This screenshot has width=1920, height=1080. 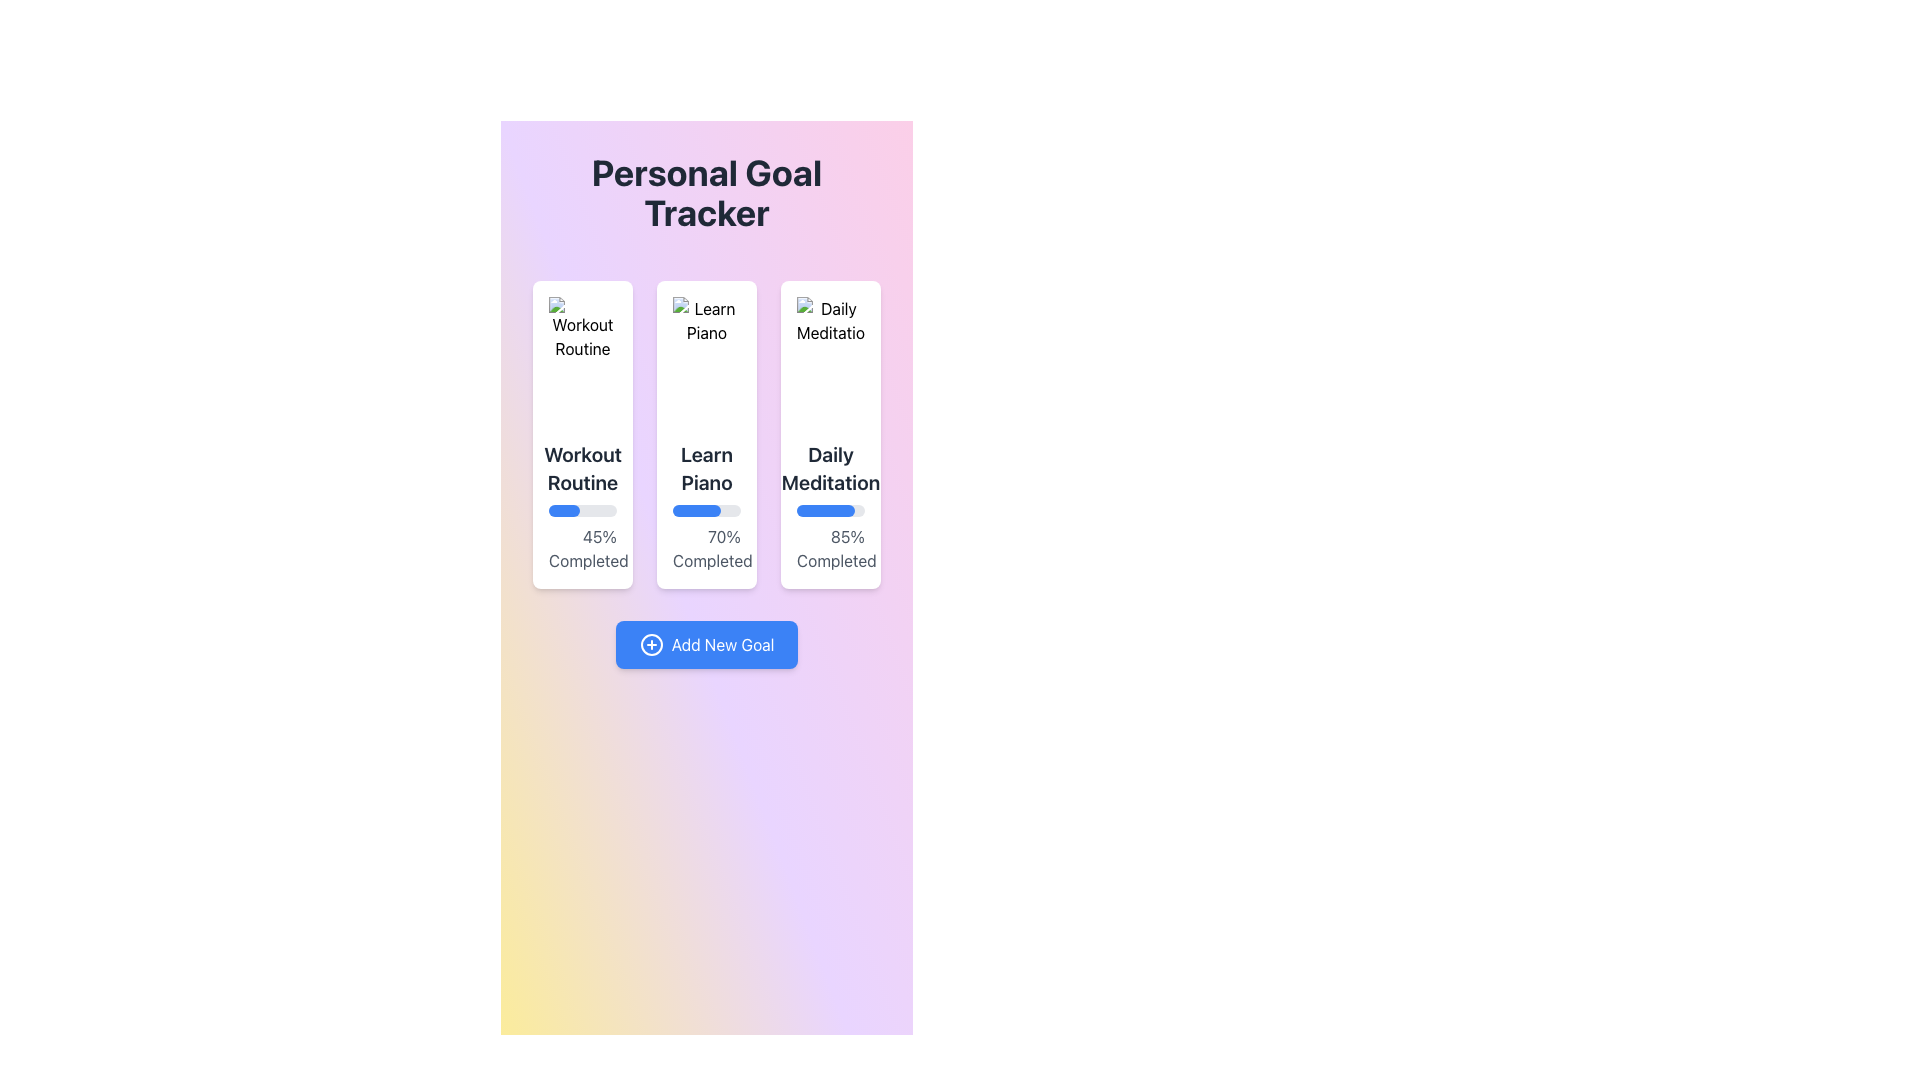 I want to click on the progress bar located in the 'Daily Meditation' section, positioned directly below the 'Daily Meditation' text and above the '85% Completed' label, so click(x=830, y=509).